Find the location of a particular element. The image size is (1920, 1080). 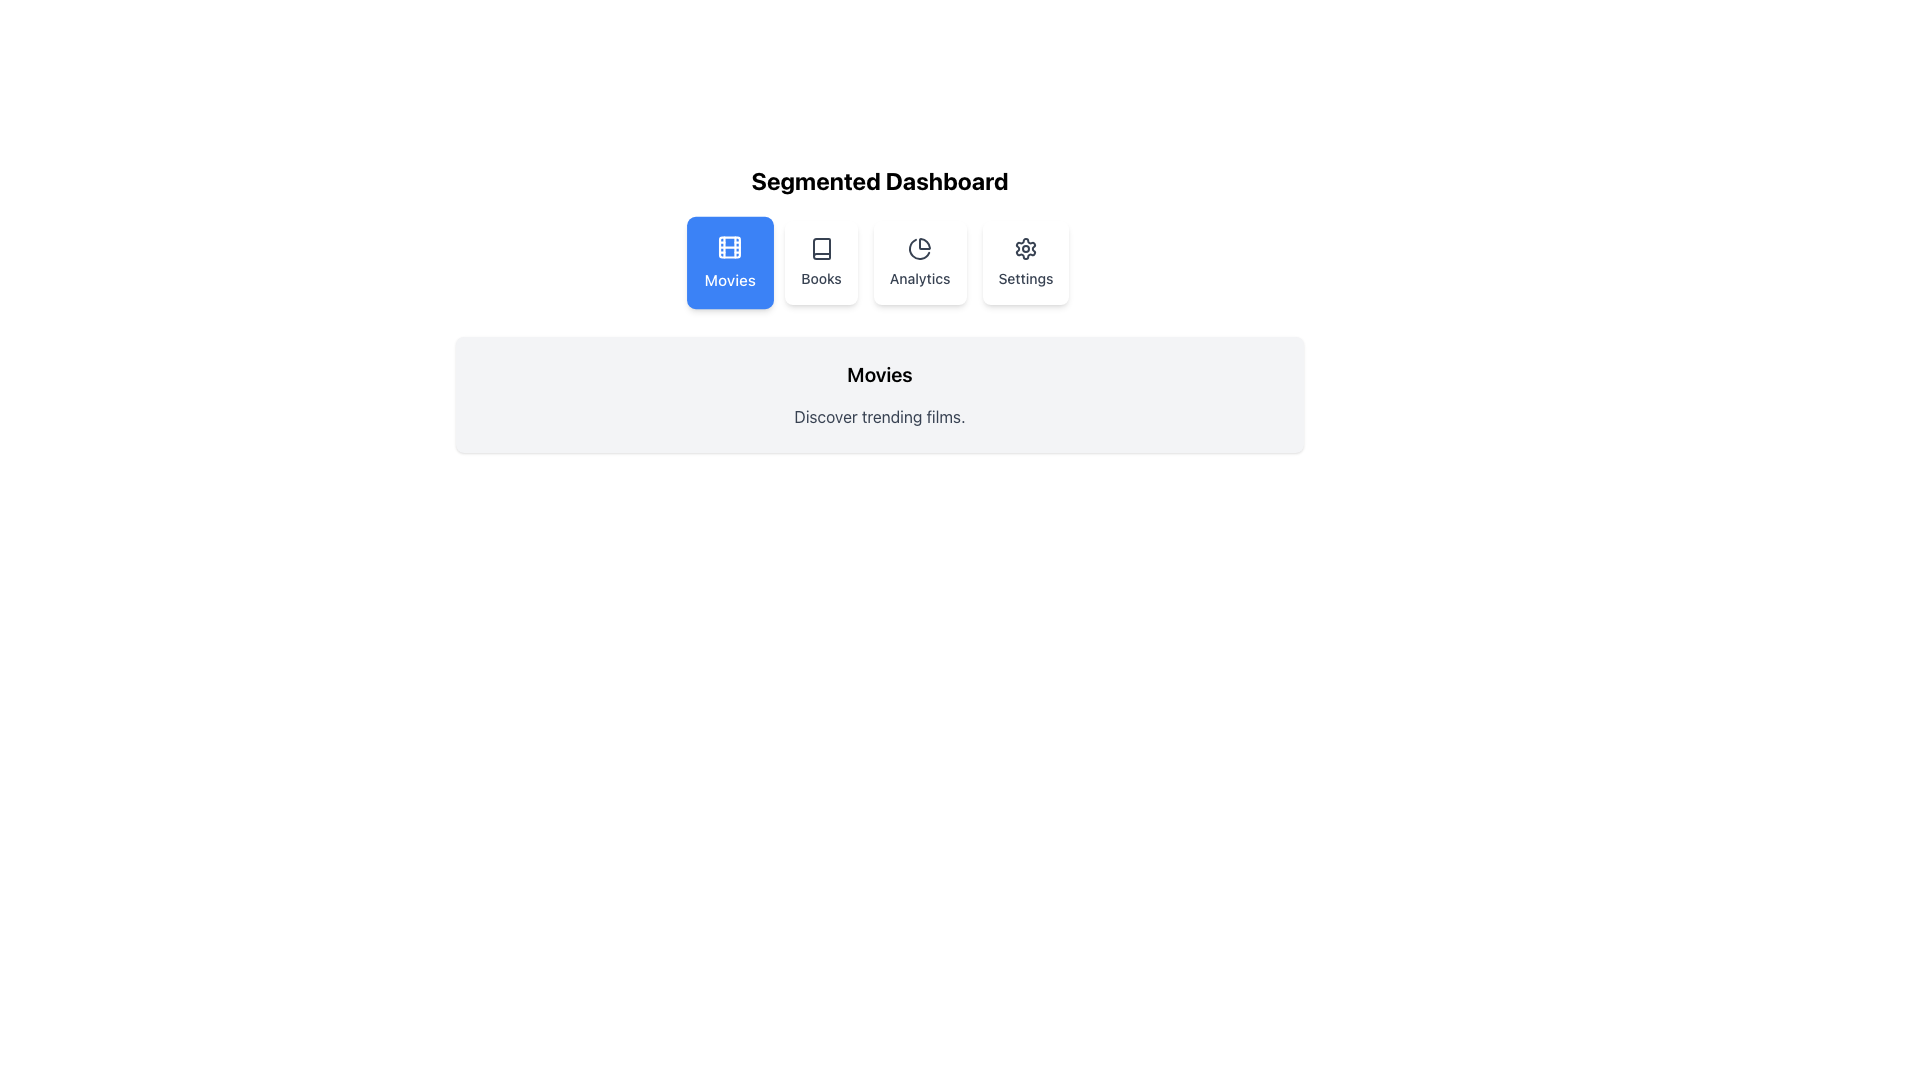

the 'Analytics' text label located within the navigation button beneath the pie chart icon is located at coordinates (919, 278).